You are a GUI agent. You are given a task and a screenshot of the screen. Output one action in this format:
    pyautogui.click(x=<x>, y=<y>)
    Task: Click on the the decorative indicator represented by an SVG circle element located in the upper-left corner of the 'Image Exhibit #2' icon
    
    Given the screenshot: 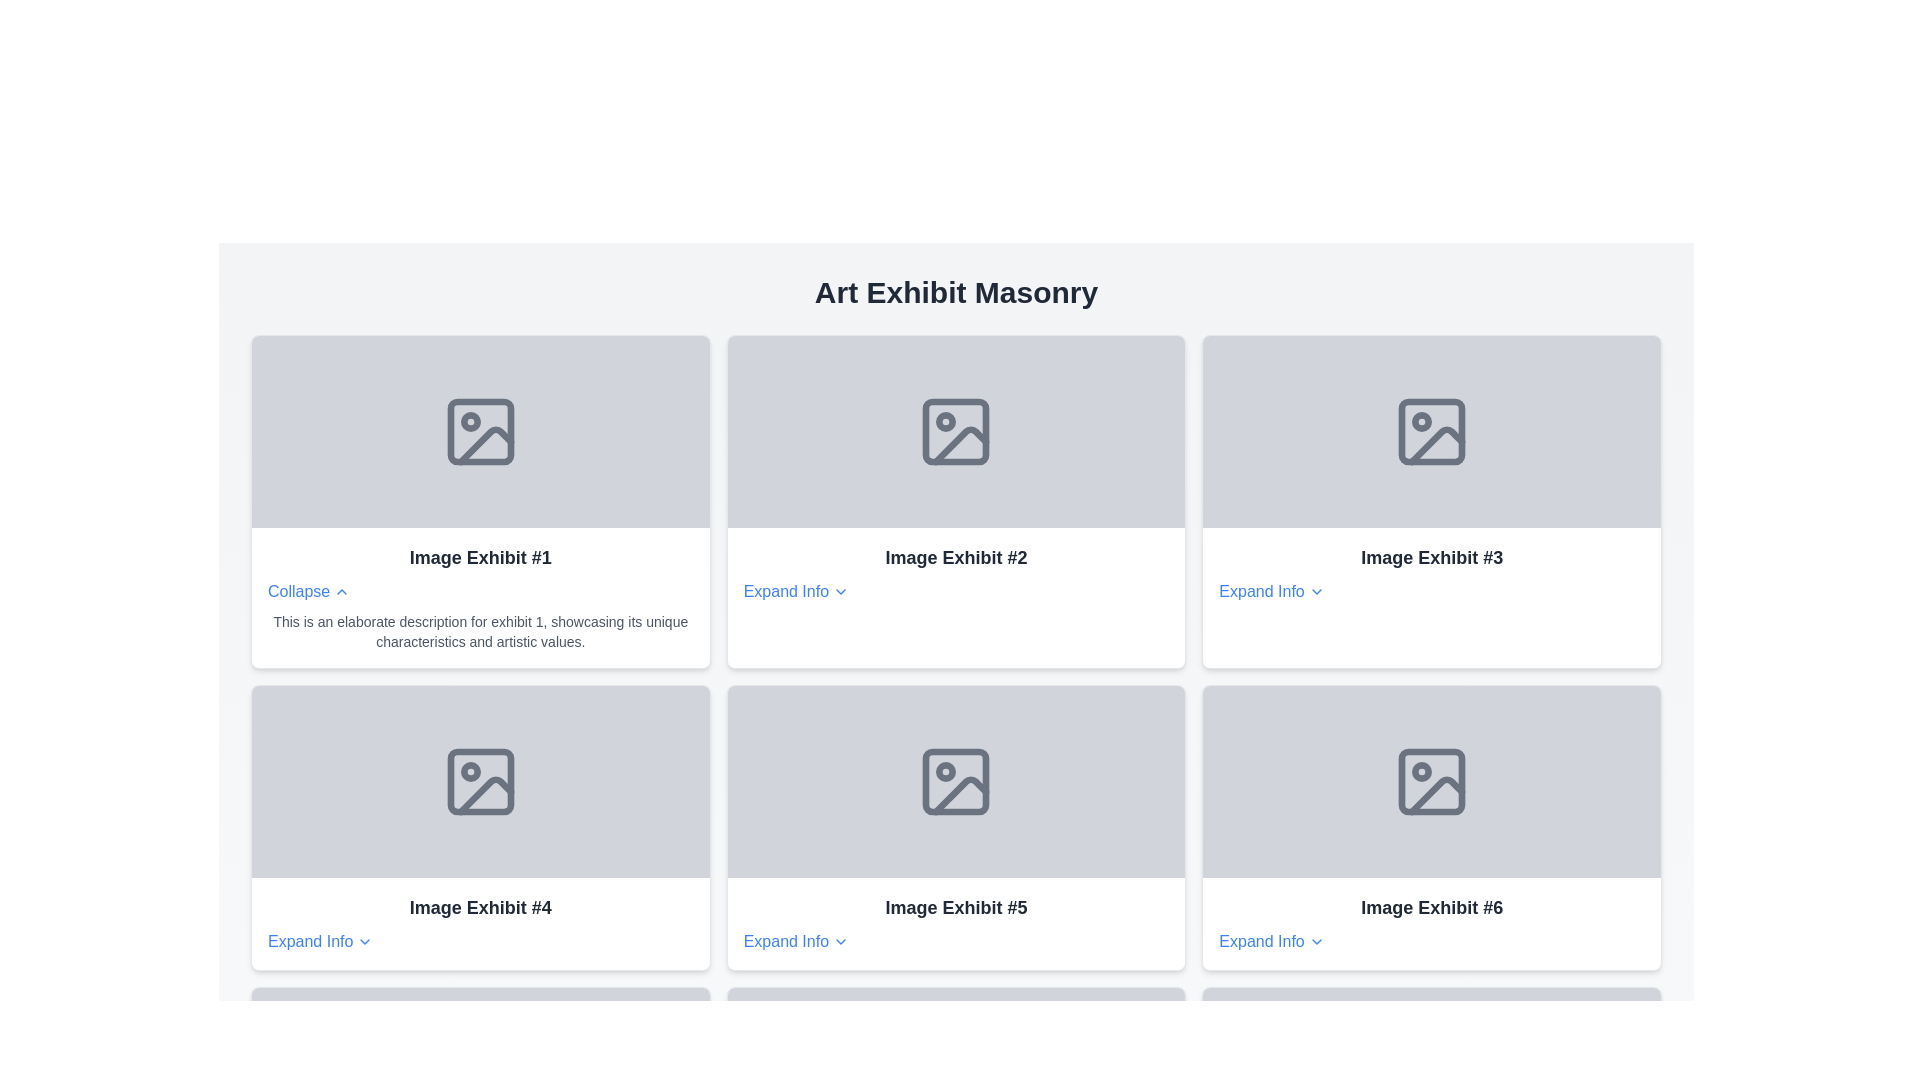 What is the action you would take?
    pyautogui.click(x=945, y=420)
    